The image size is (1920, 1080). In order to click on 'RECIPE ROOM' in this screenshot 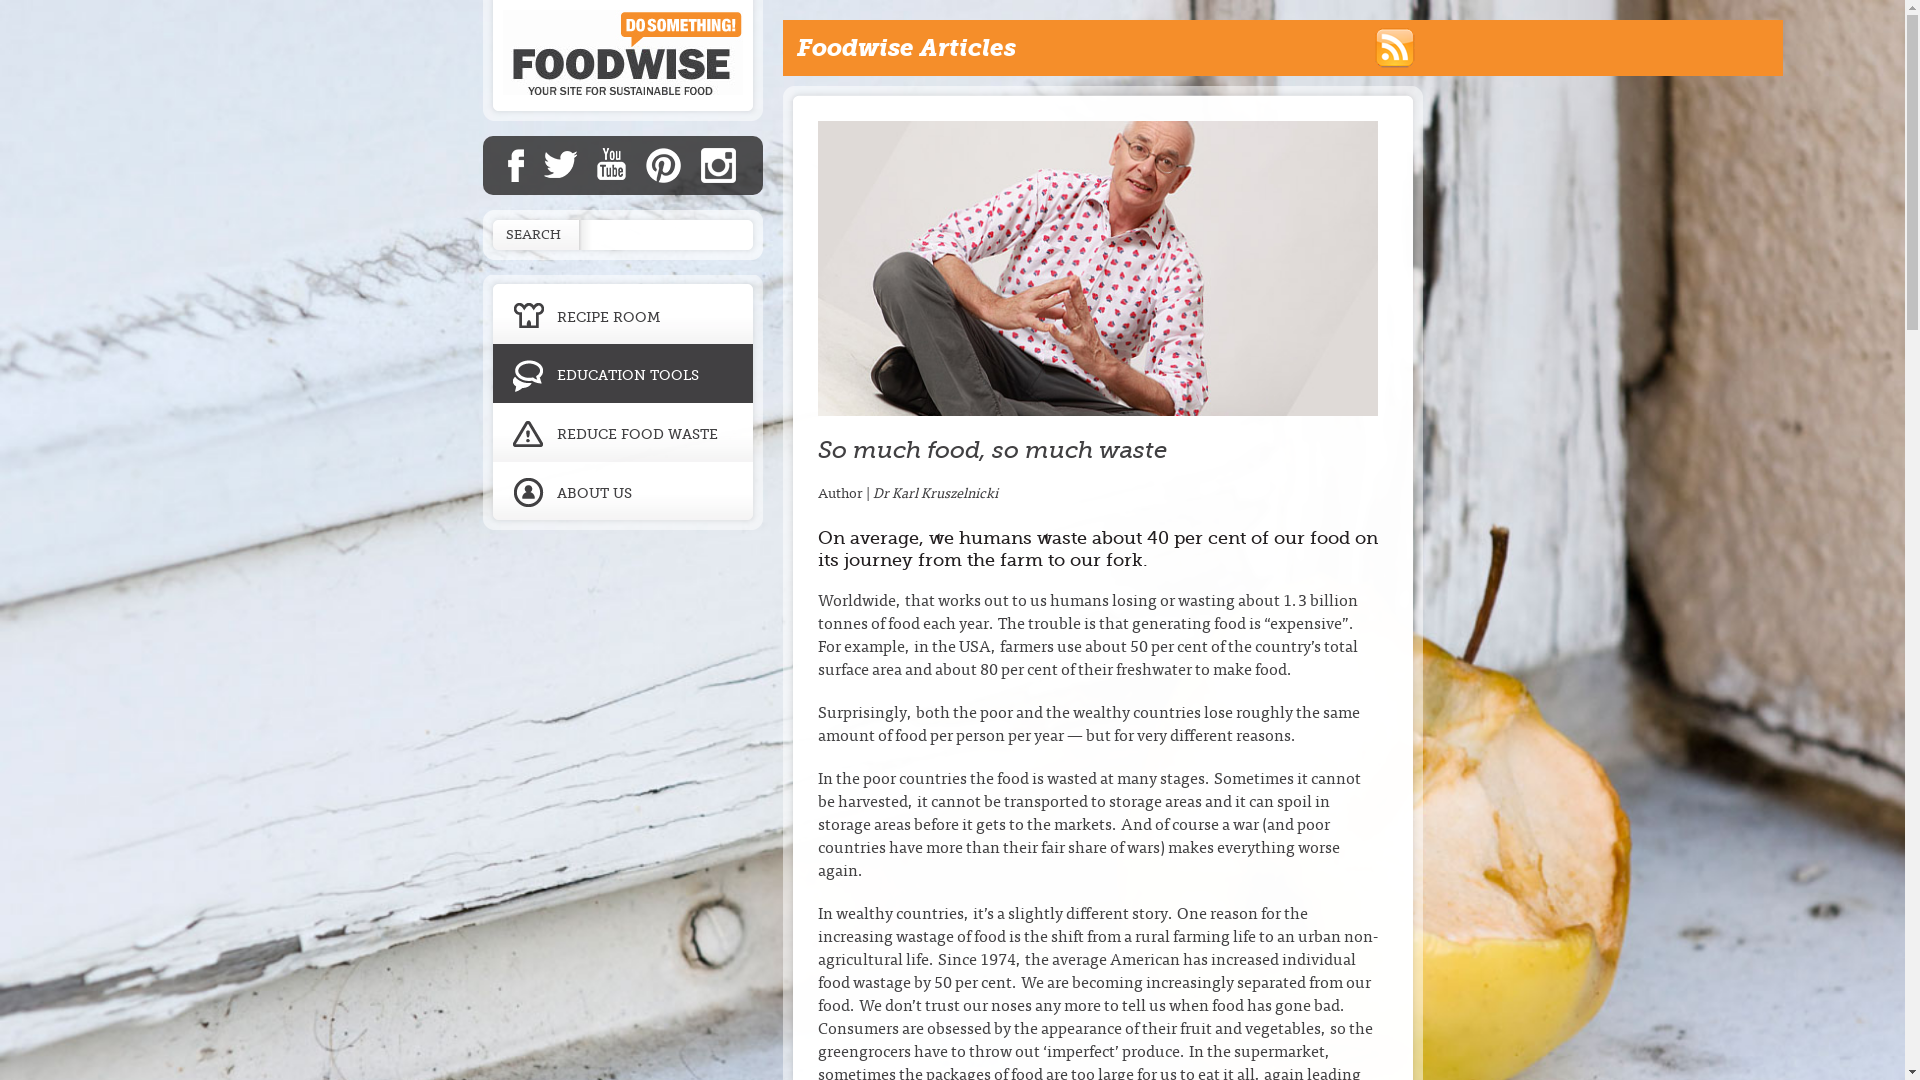, I will do `click(621, 309)`.